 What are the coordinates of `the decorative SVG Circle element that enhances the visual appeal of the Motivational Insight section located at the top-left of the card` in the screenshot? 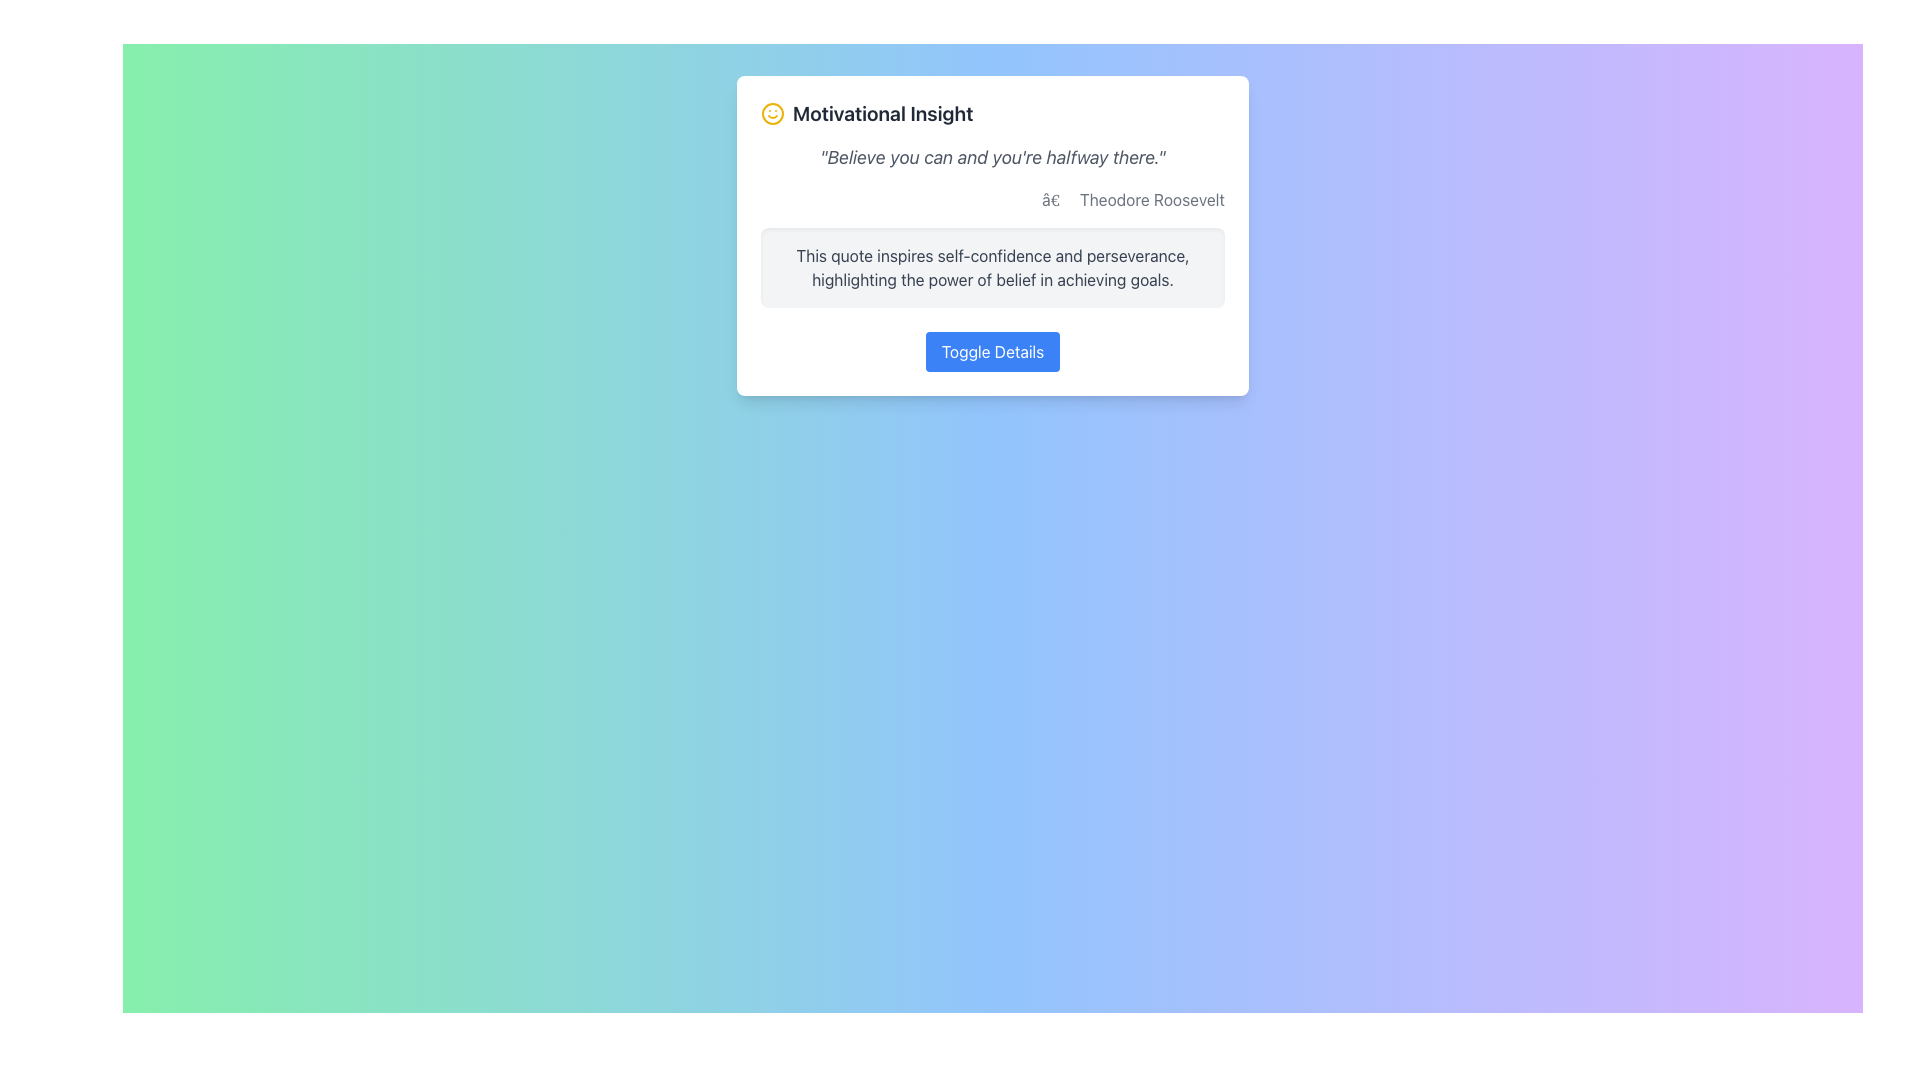 It's located at (771, 114).